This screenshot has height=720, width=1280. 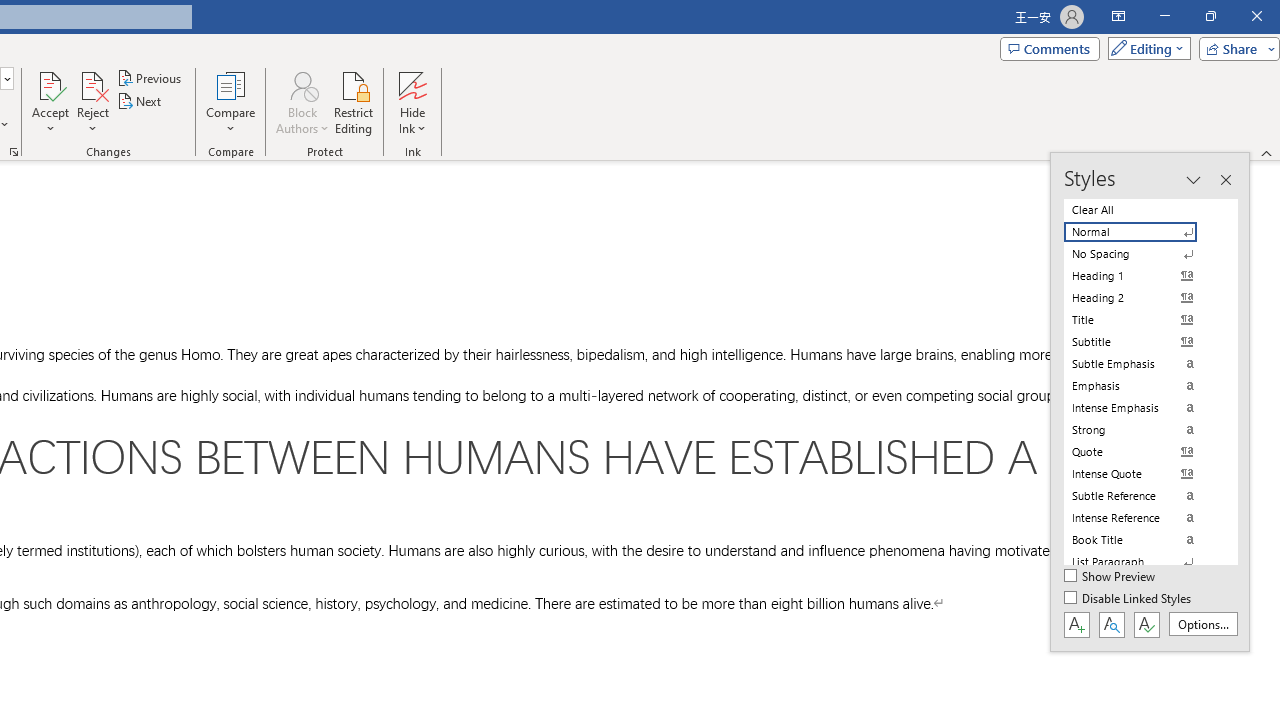 I want to click on 'Reject', so click(x=91, y=103).